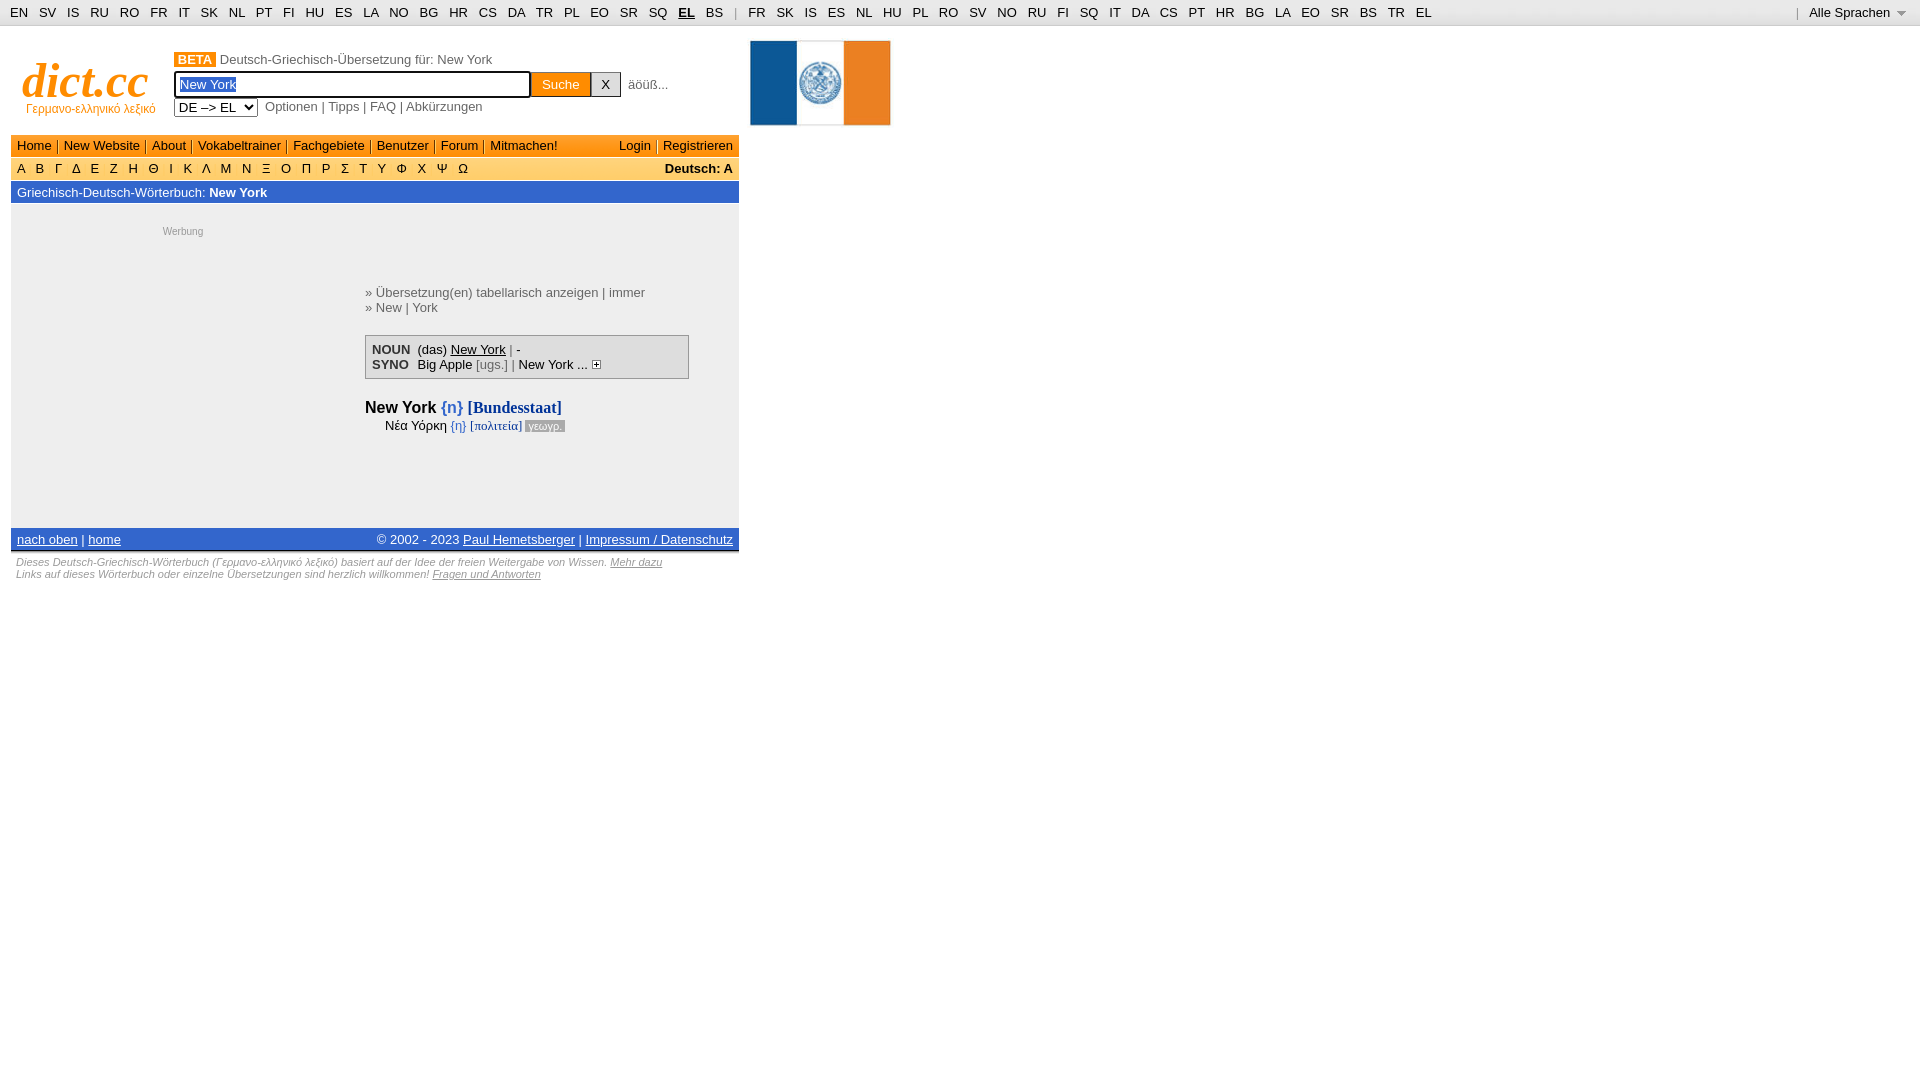  I want to click on 'Mehr dazu', so click(634, 562).